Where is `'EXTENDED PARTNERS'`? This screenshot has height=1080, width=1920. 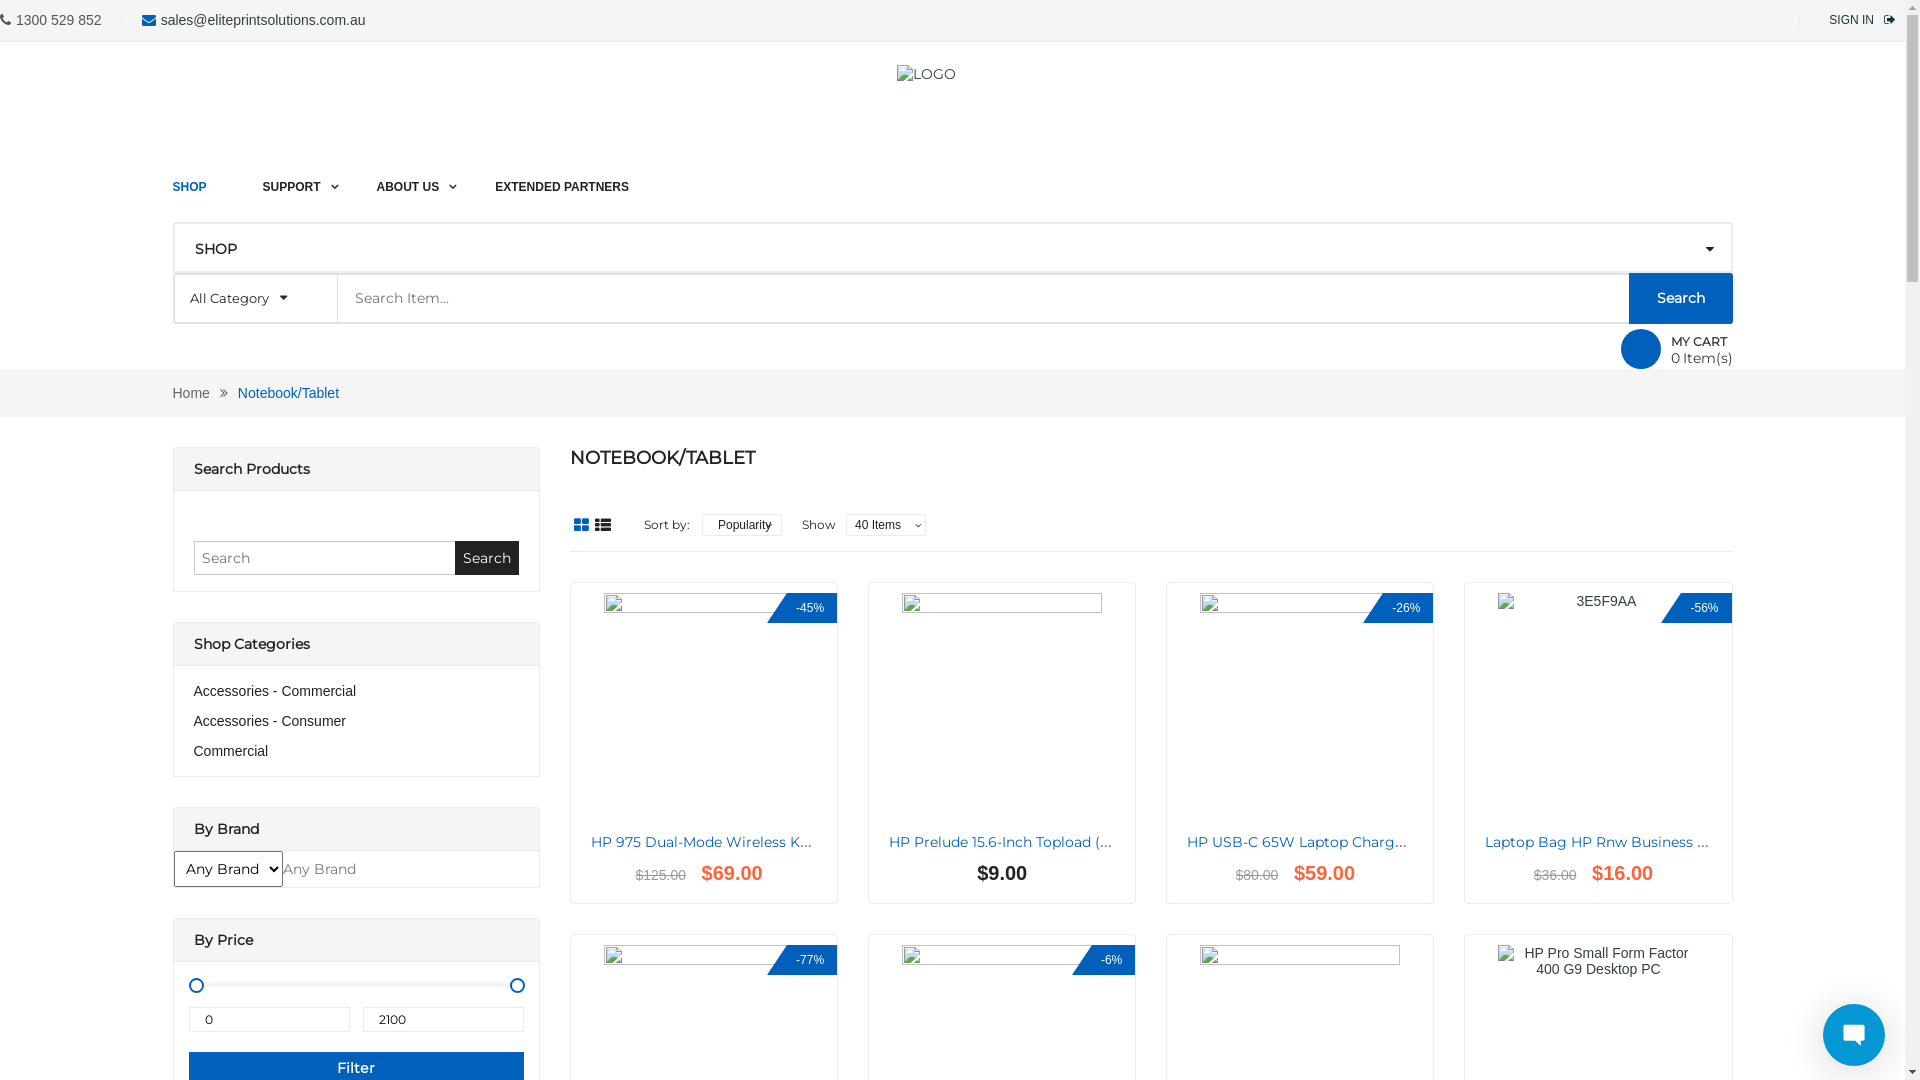
'EXTENDED PARTNERS' is located at coordinates (560, 175).